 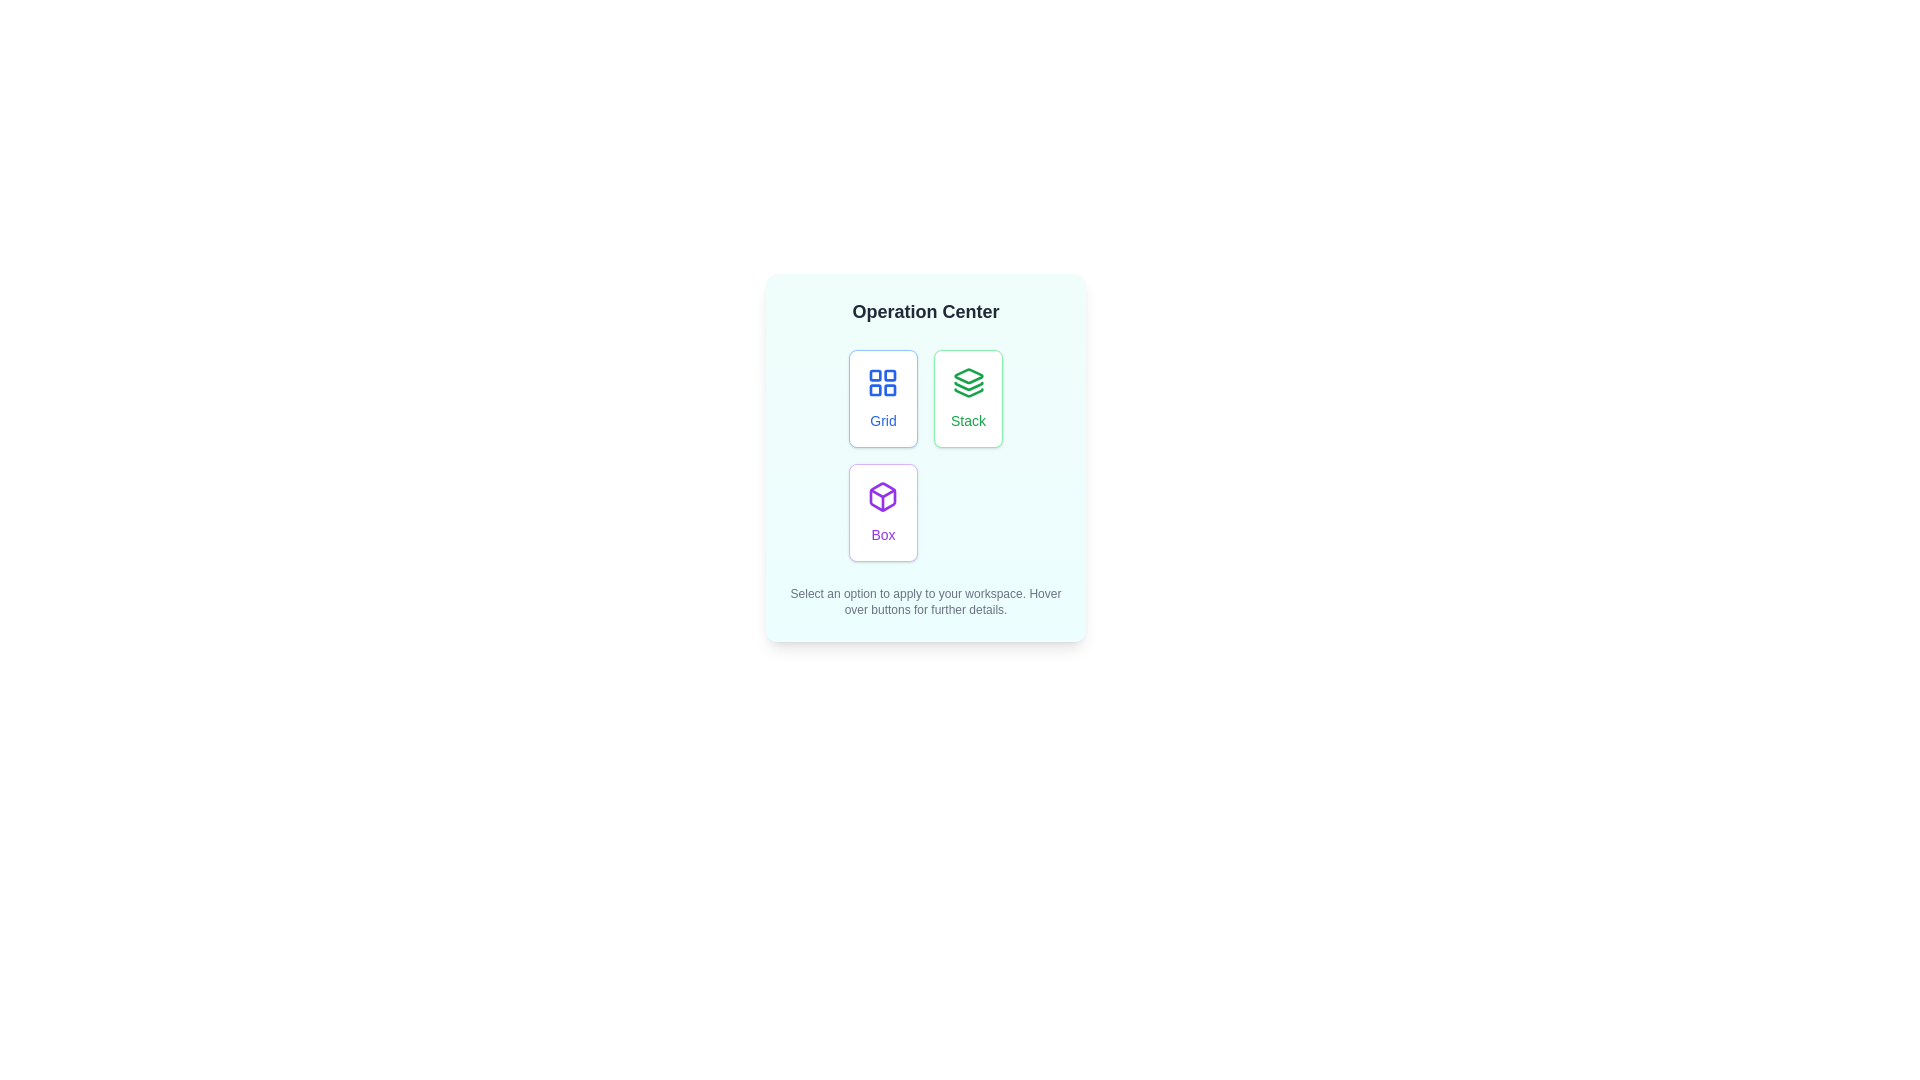 What do you see at coordinates (889, 390) in the screenshot?
I see `the Icon component located in the second cell of the second row of the 2x2 grid layout, which has a rounded rectangle shape` at bounding box center [889, 390].